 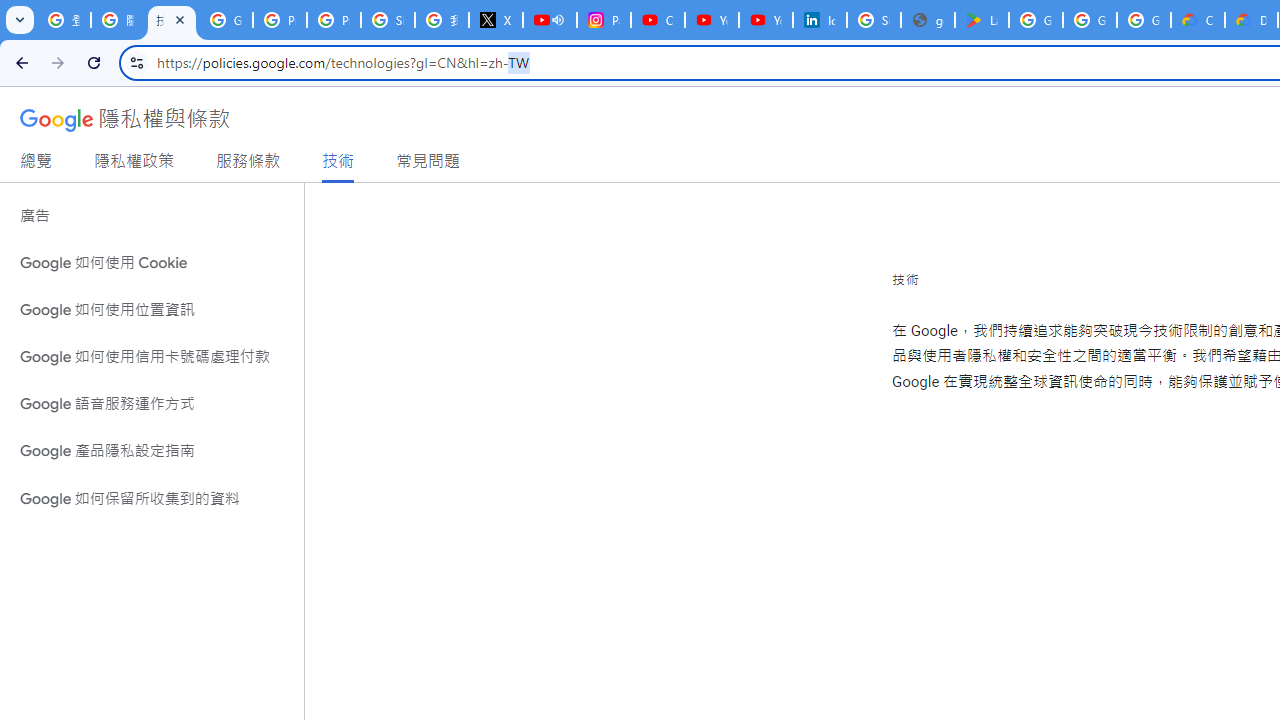 I want to click on 'Google Workspace - Specific Terms', so click(x=1144, y=20).